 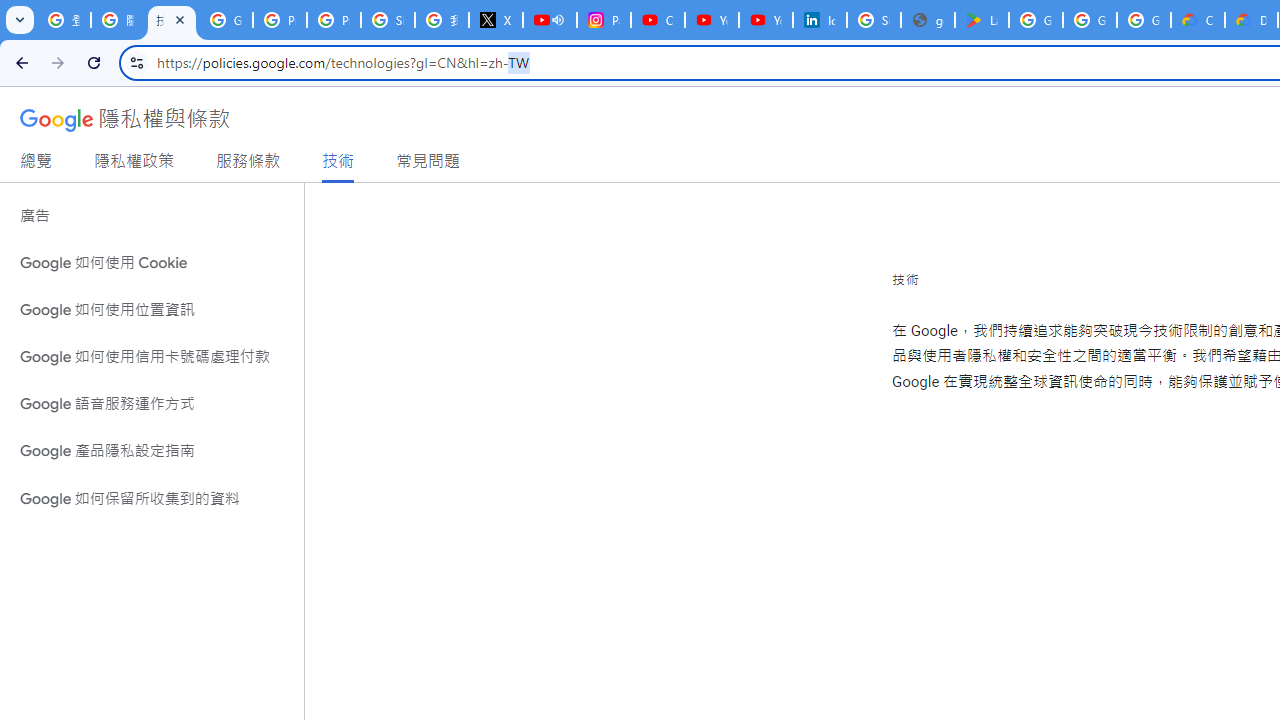 I want to click on 'Google Workspace - Specific Terms', so click(x=1144, y=20).